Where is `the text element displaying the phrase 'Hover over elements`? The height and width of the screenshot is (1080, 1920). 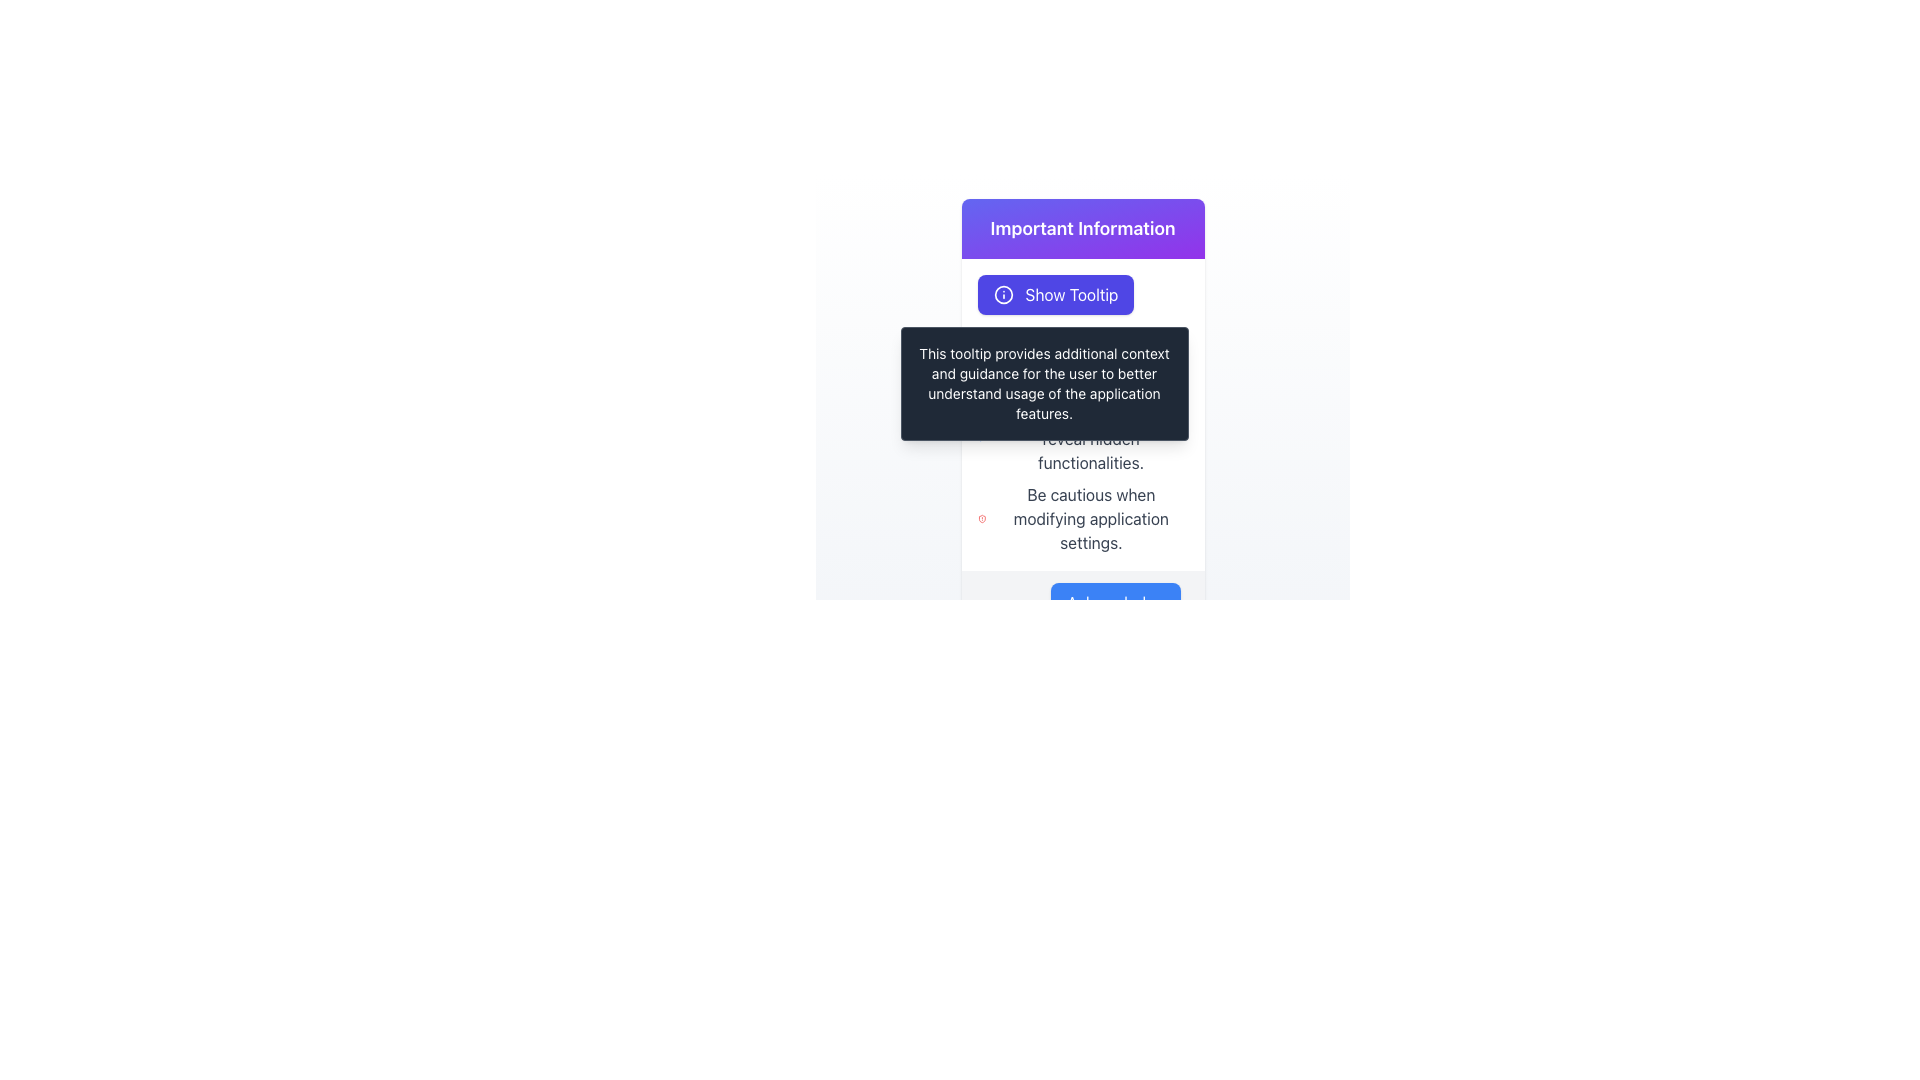
the text element displaying the phrase 'Hover over elements is located at coordinates (1082, 438).